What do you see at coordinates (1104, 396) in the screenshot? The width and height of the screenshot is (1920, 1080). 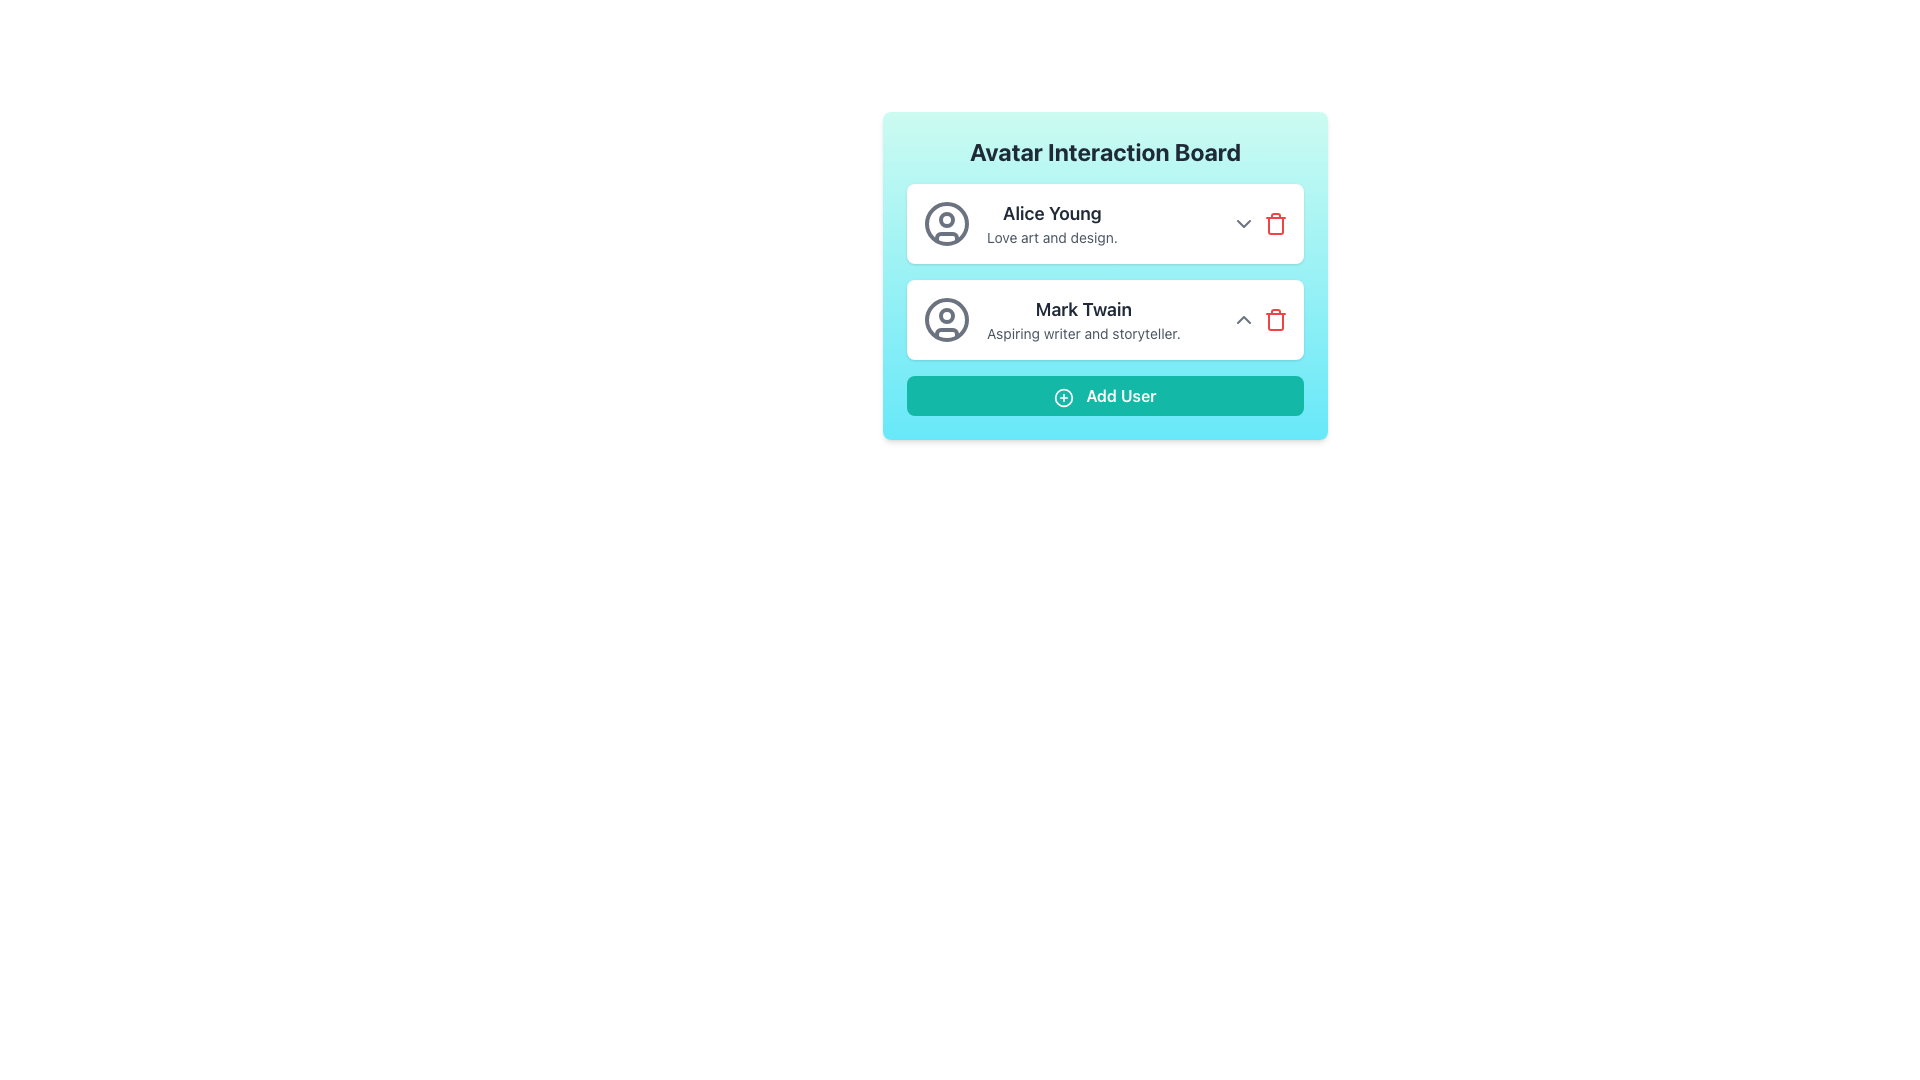 I see `the button located at the bottom of the 'Avatar Interaction Board' card to initiate the user addition process` at bounding box center [1104, 396].